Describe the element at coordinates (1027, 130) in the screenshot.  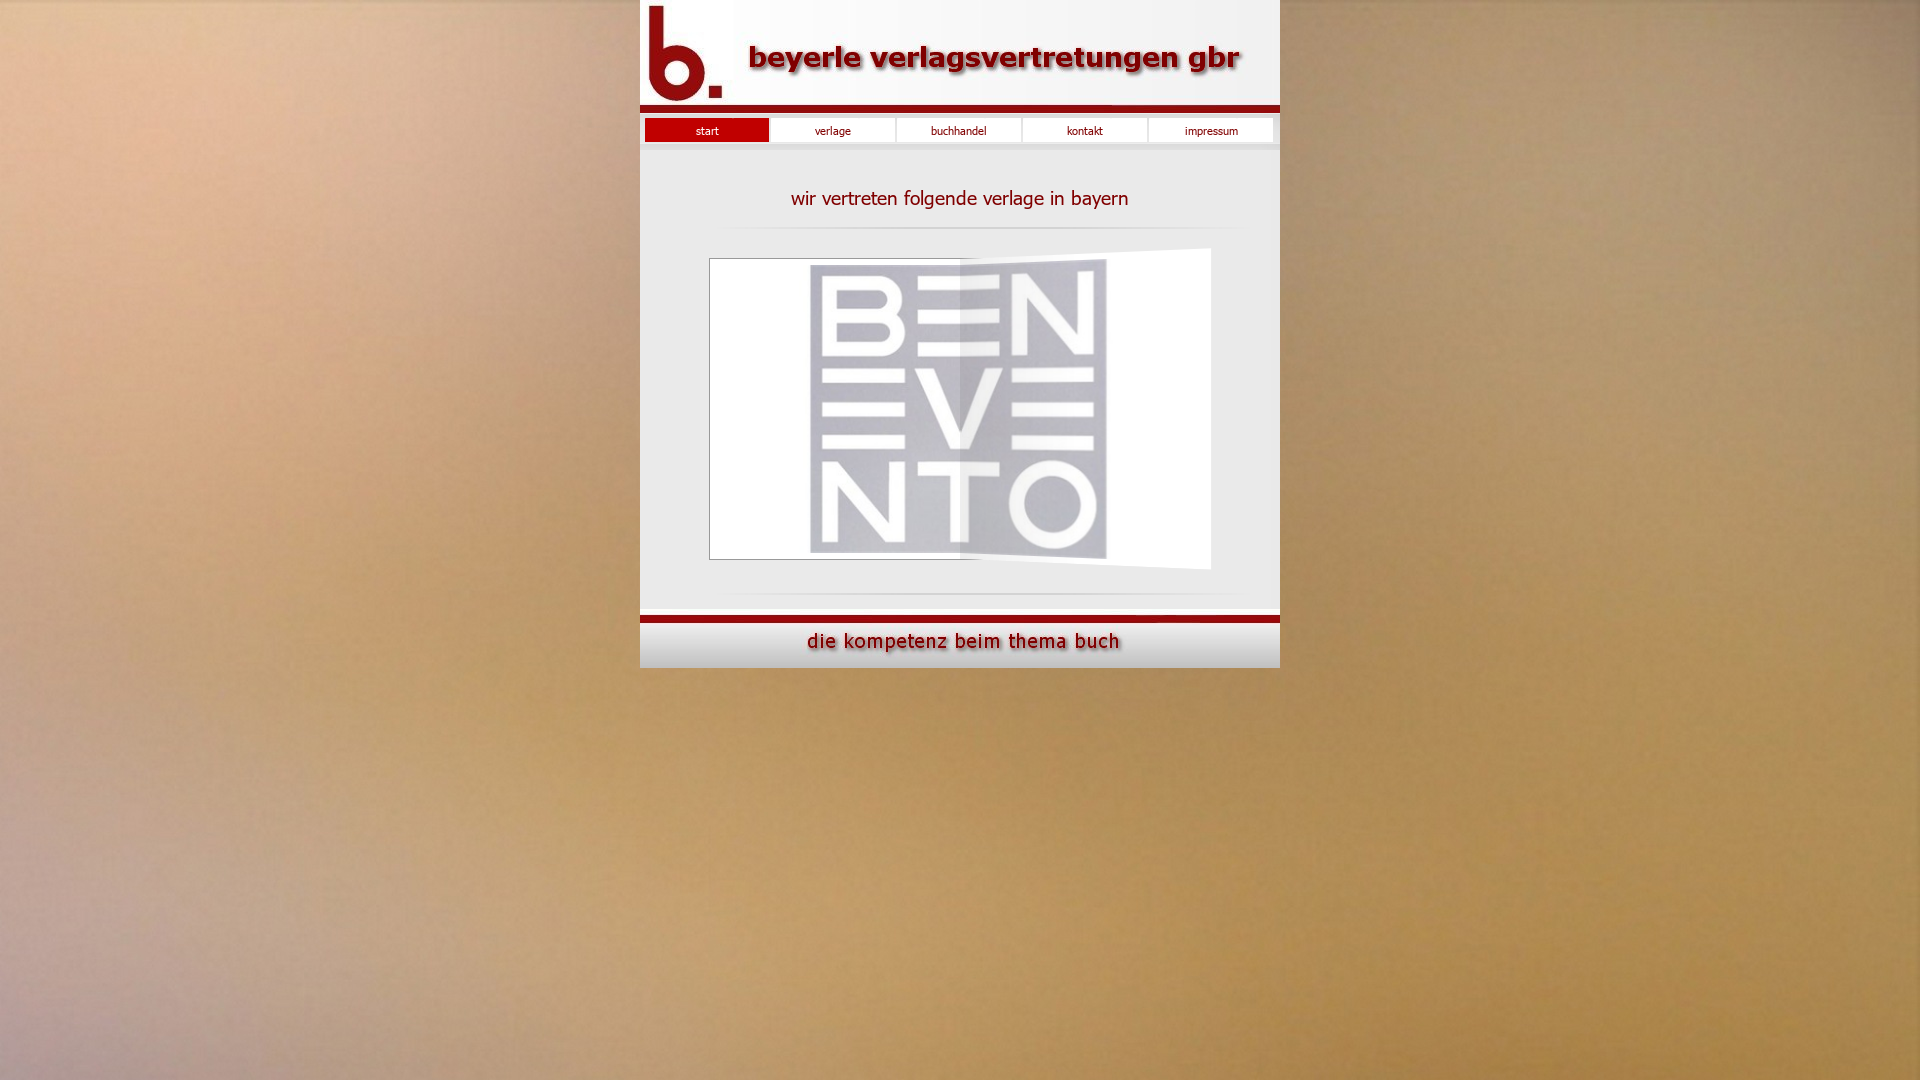
I see `'kontakt'` at that location.